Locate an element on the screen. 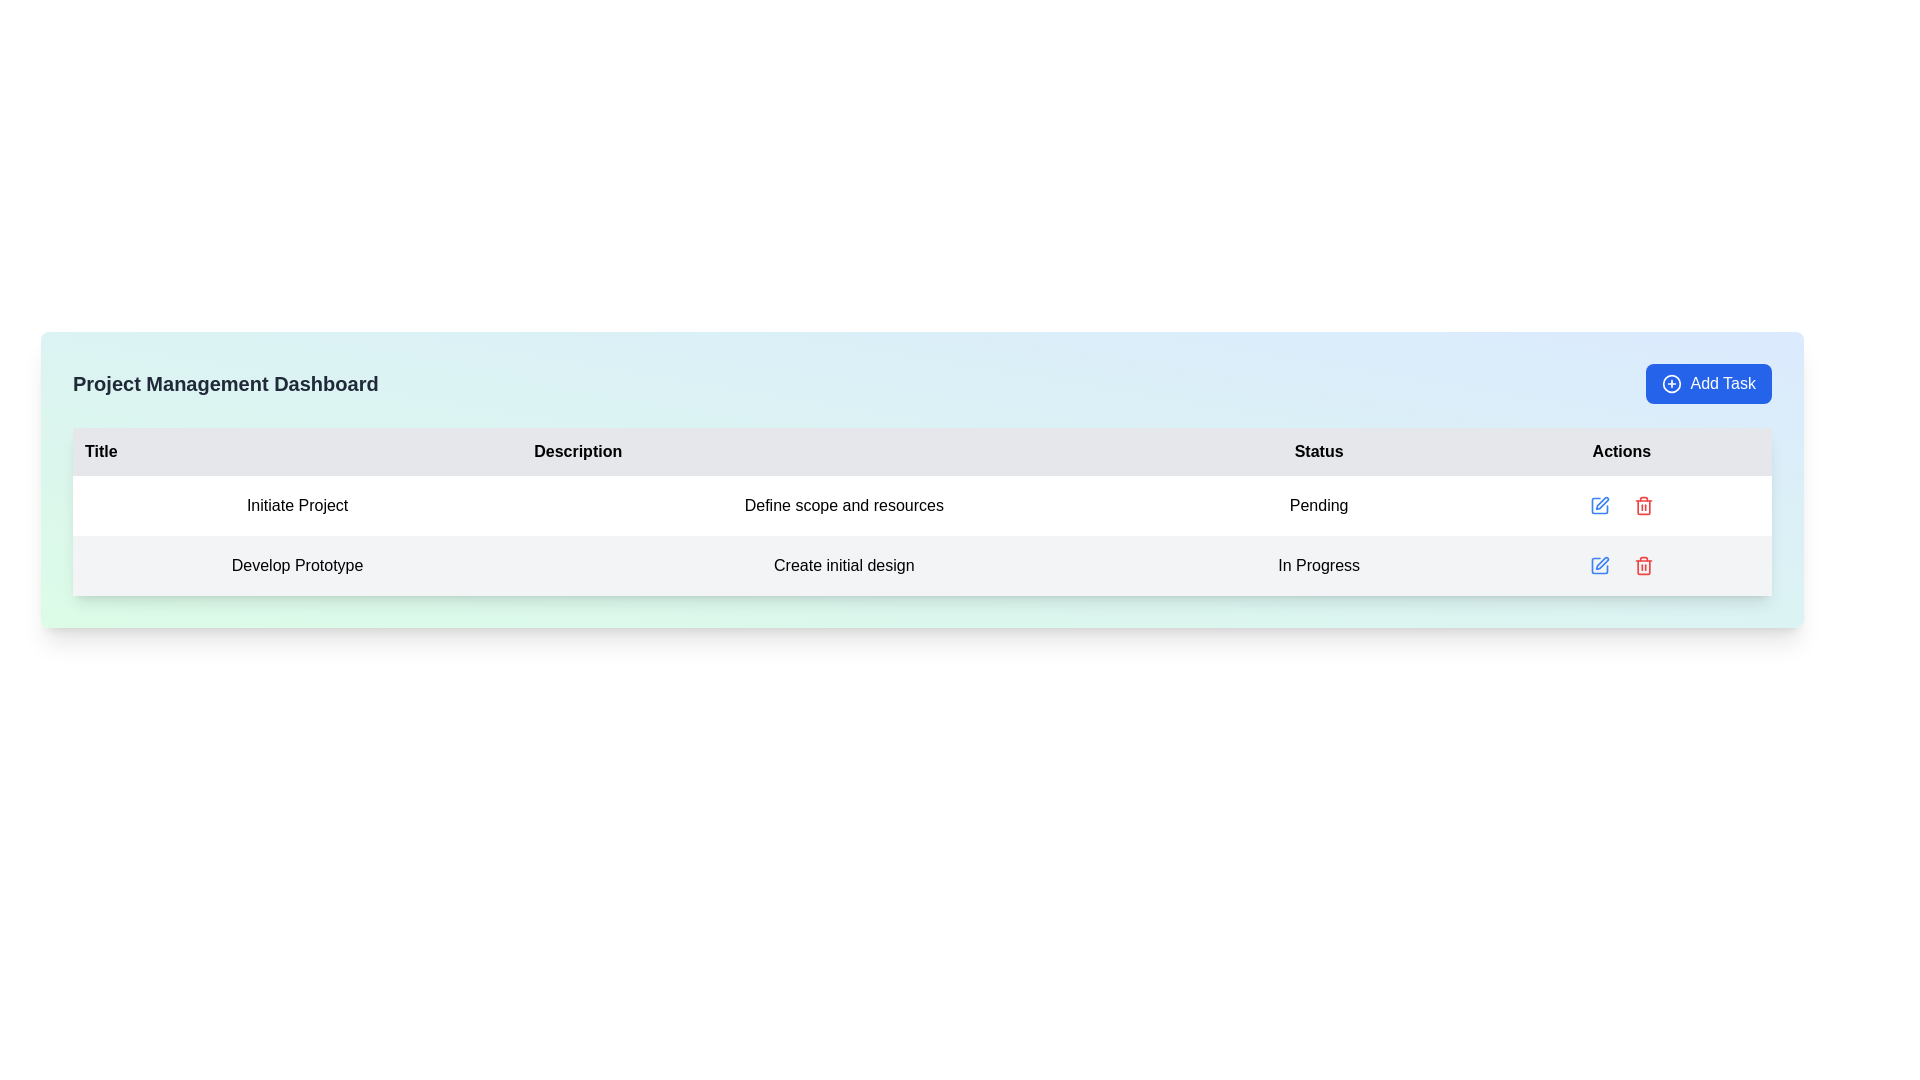 This screenshot has height=1080, width=1920. the text label displaying 'Develop Prototype' located in the second row of the table under the 'Title' column is located at coordinates (296, 566).